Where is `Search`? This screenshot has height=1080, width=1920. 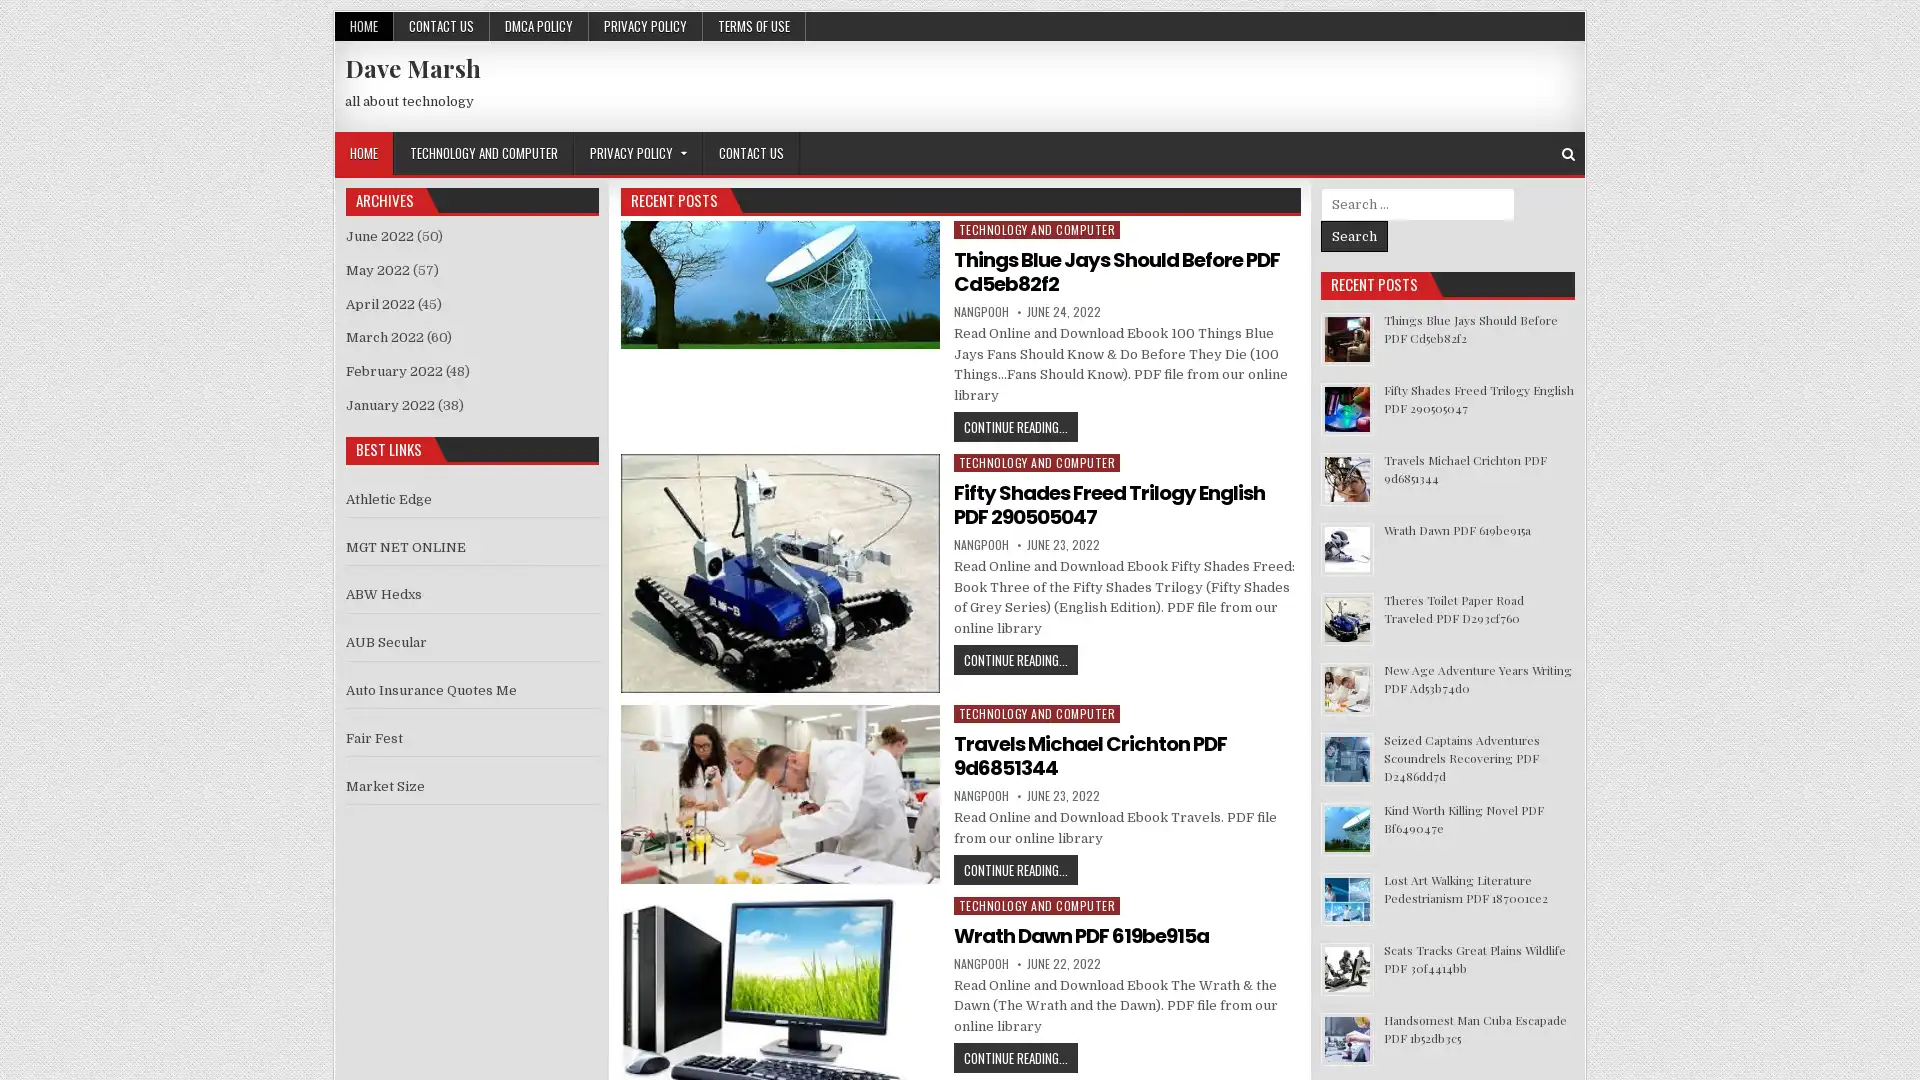 Search is located at coordinates (1354, 235).